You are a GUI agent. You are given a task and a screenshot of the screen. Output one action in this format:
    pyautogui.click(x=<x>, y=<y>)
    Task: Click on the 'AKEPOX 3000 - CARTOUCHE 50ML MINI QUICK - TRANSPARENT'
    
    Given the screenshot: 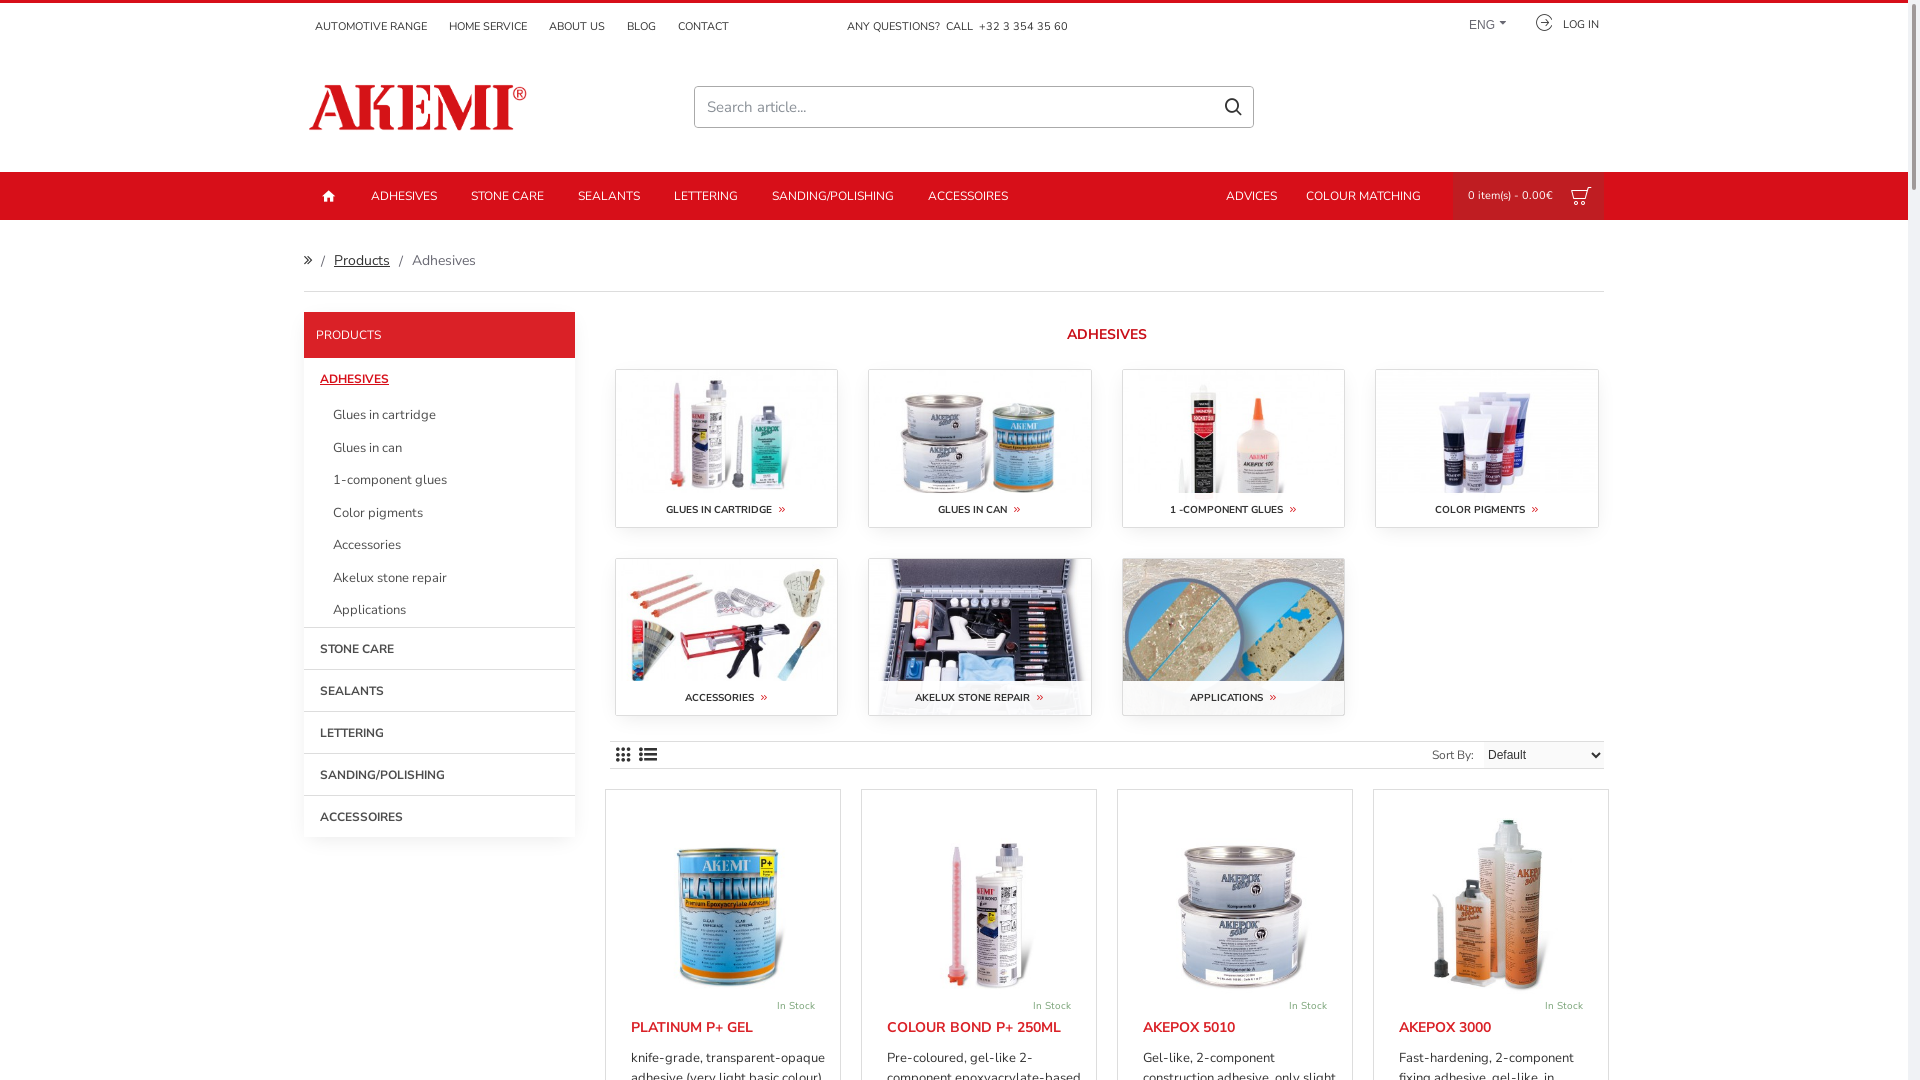 What is the action you would take?
    pyautogui.click(x=1496, y=902)
    